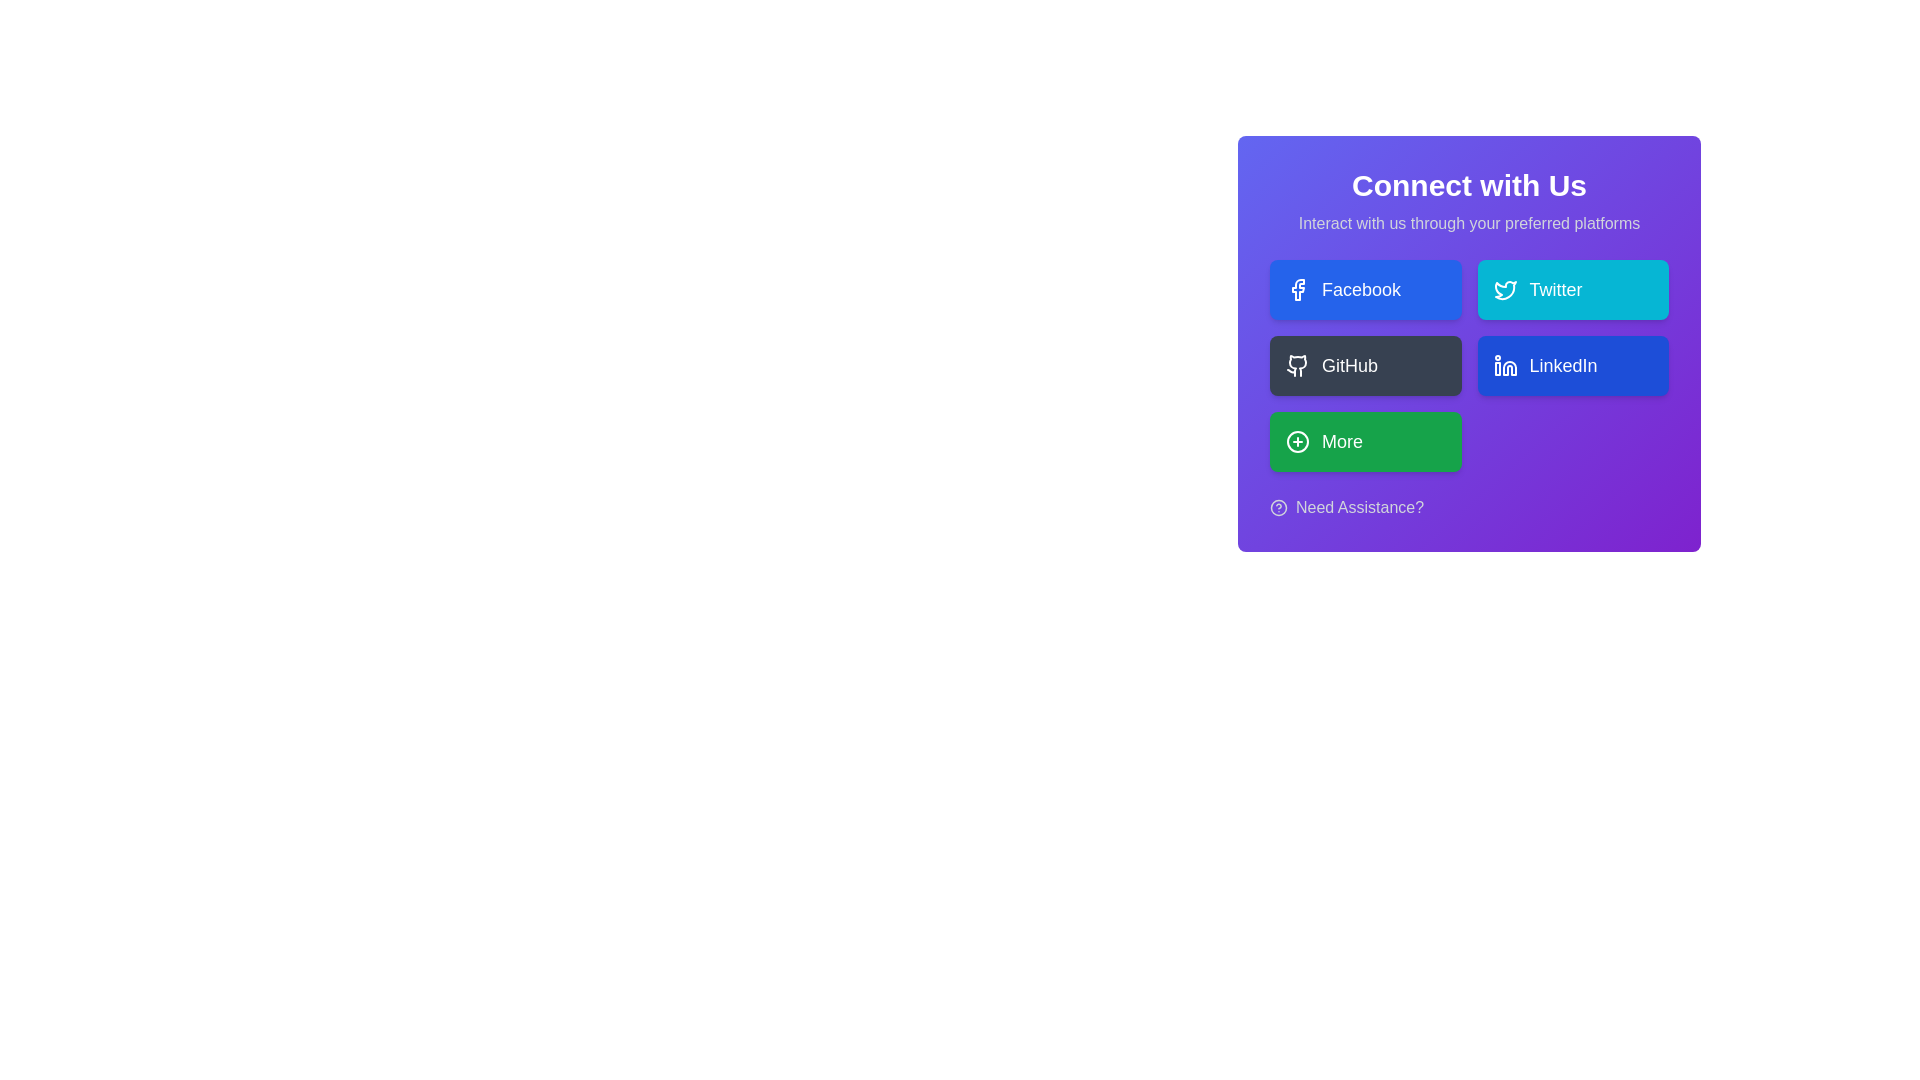  What do you see at coordinates (1349, 366) in the screenshot?
I see `the Text Label indicating the purpose of the button to connect with GitHub, located in the second row of the 'Connect with Us' section, to the right of the GitHub icon` at bounding box center [1349, 366].